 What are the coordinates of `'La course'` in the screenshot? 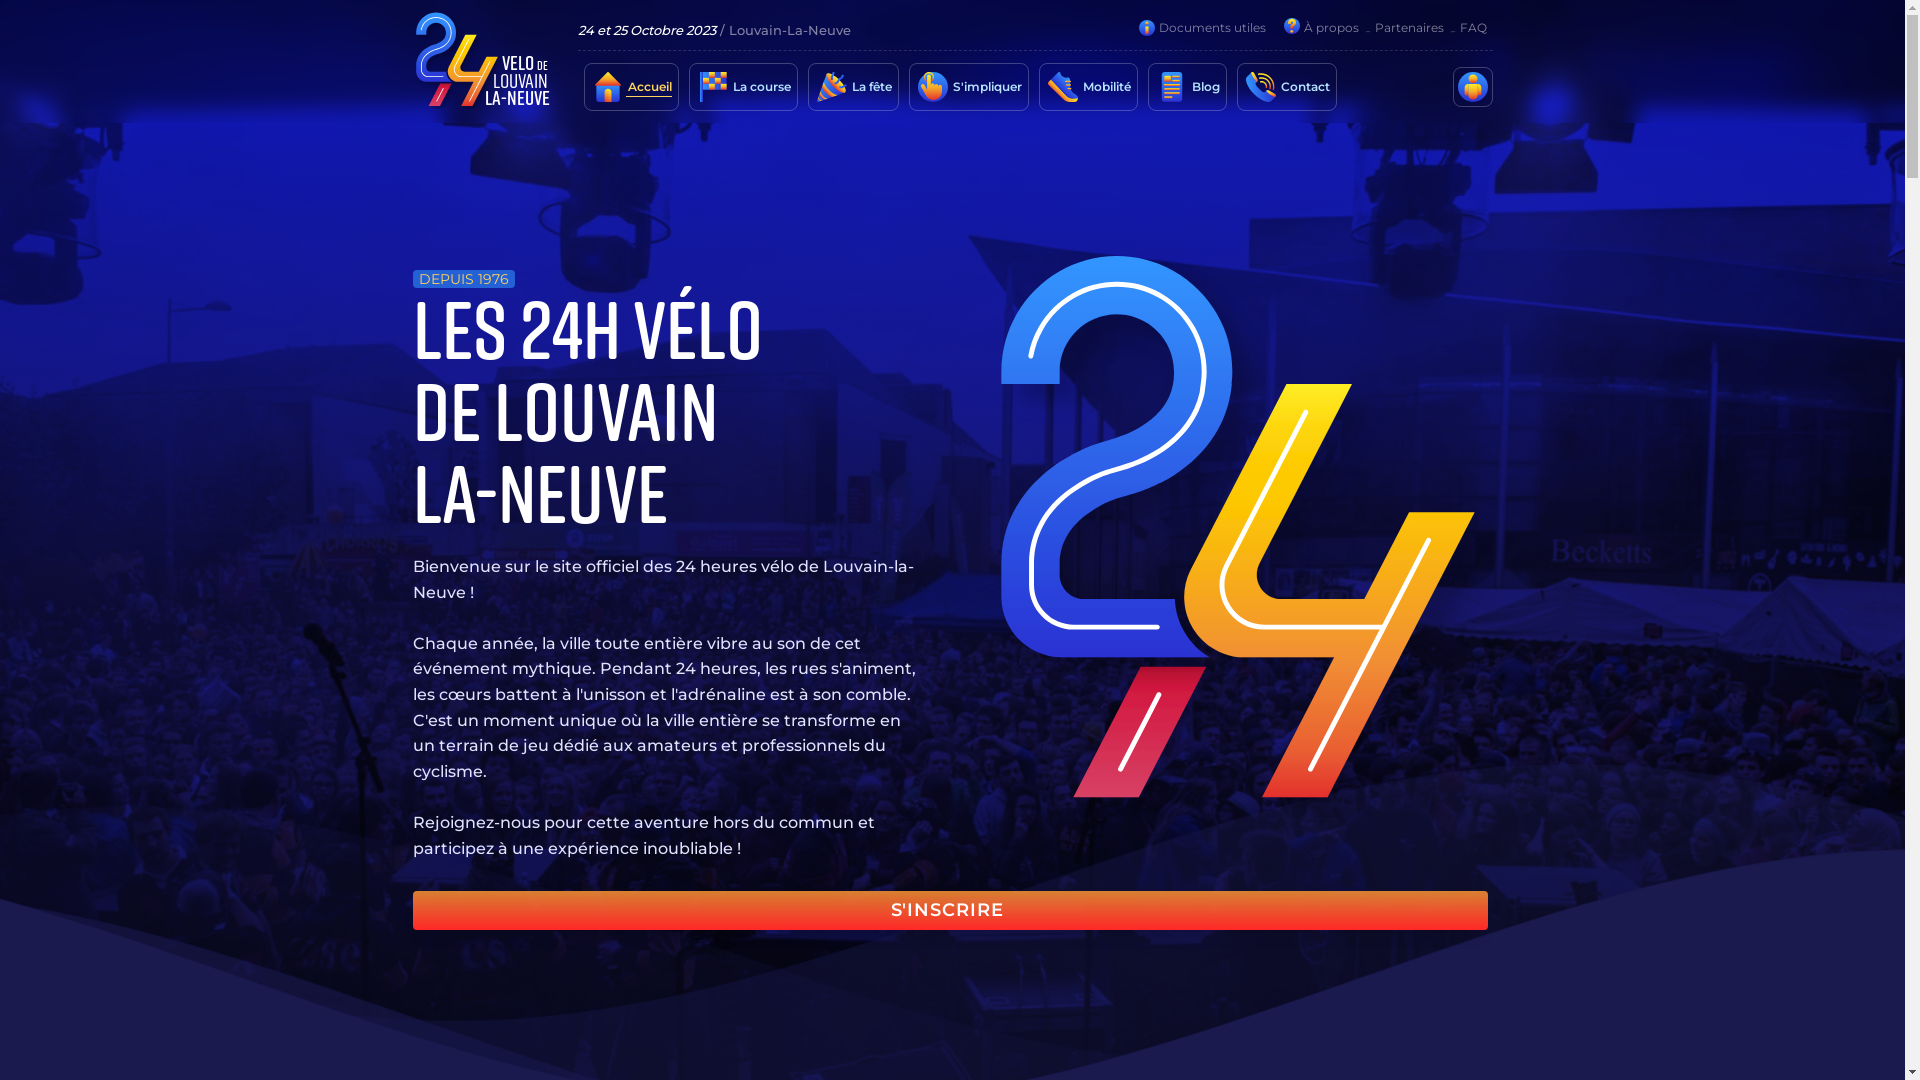 It's located at (758, 86).